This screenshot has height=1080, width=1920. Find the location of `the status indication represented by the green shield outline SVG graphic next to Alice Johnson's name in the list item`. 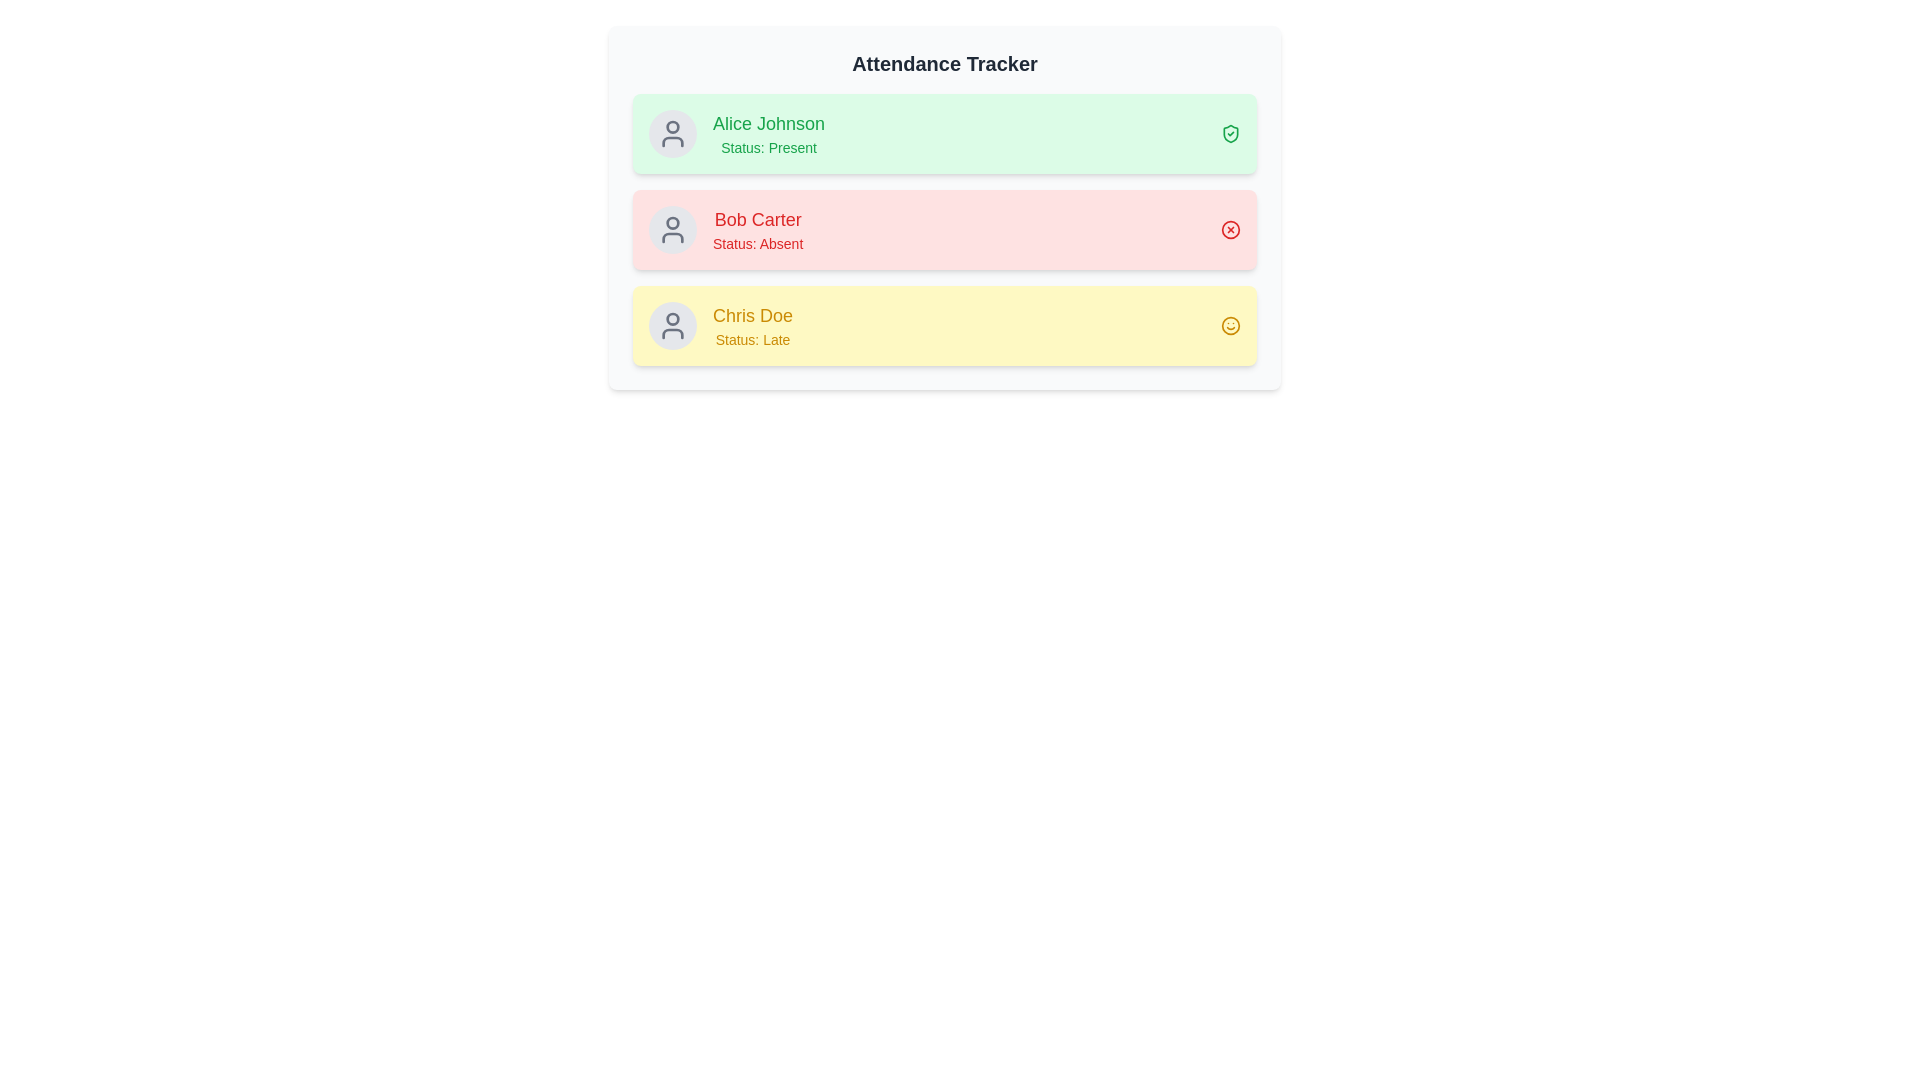

the status indication represented by the green shield outline SVG graphic next to Alice Johnson's name in the list item is located at coordinates (1229, 134).